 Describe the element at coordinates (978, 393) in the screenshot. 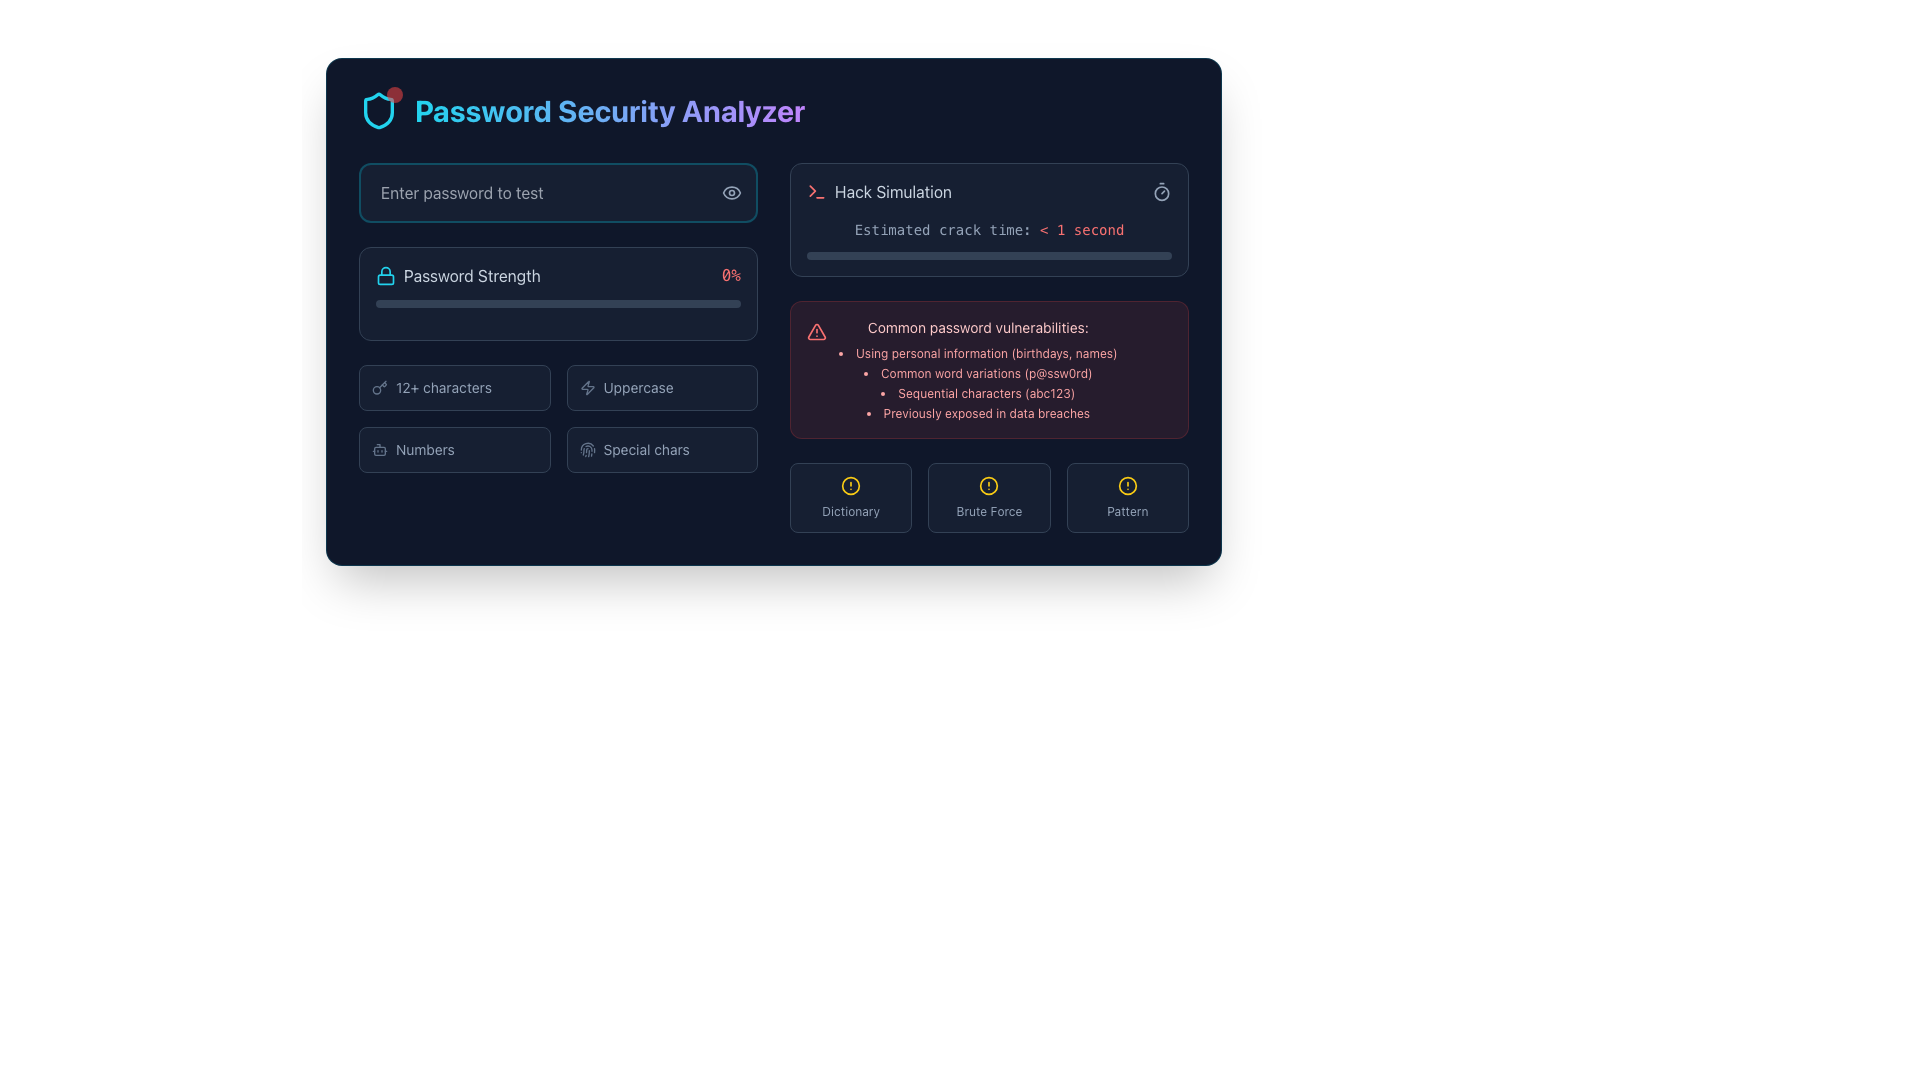

I see `text item labeled 'Sequential characters (abc123)' in the bulleted list of common password vulnerabilities, located in the right-center area of the interface` at that location.